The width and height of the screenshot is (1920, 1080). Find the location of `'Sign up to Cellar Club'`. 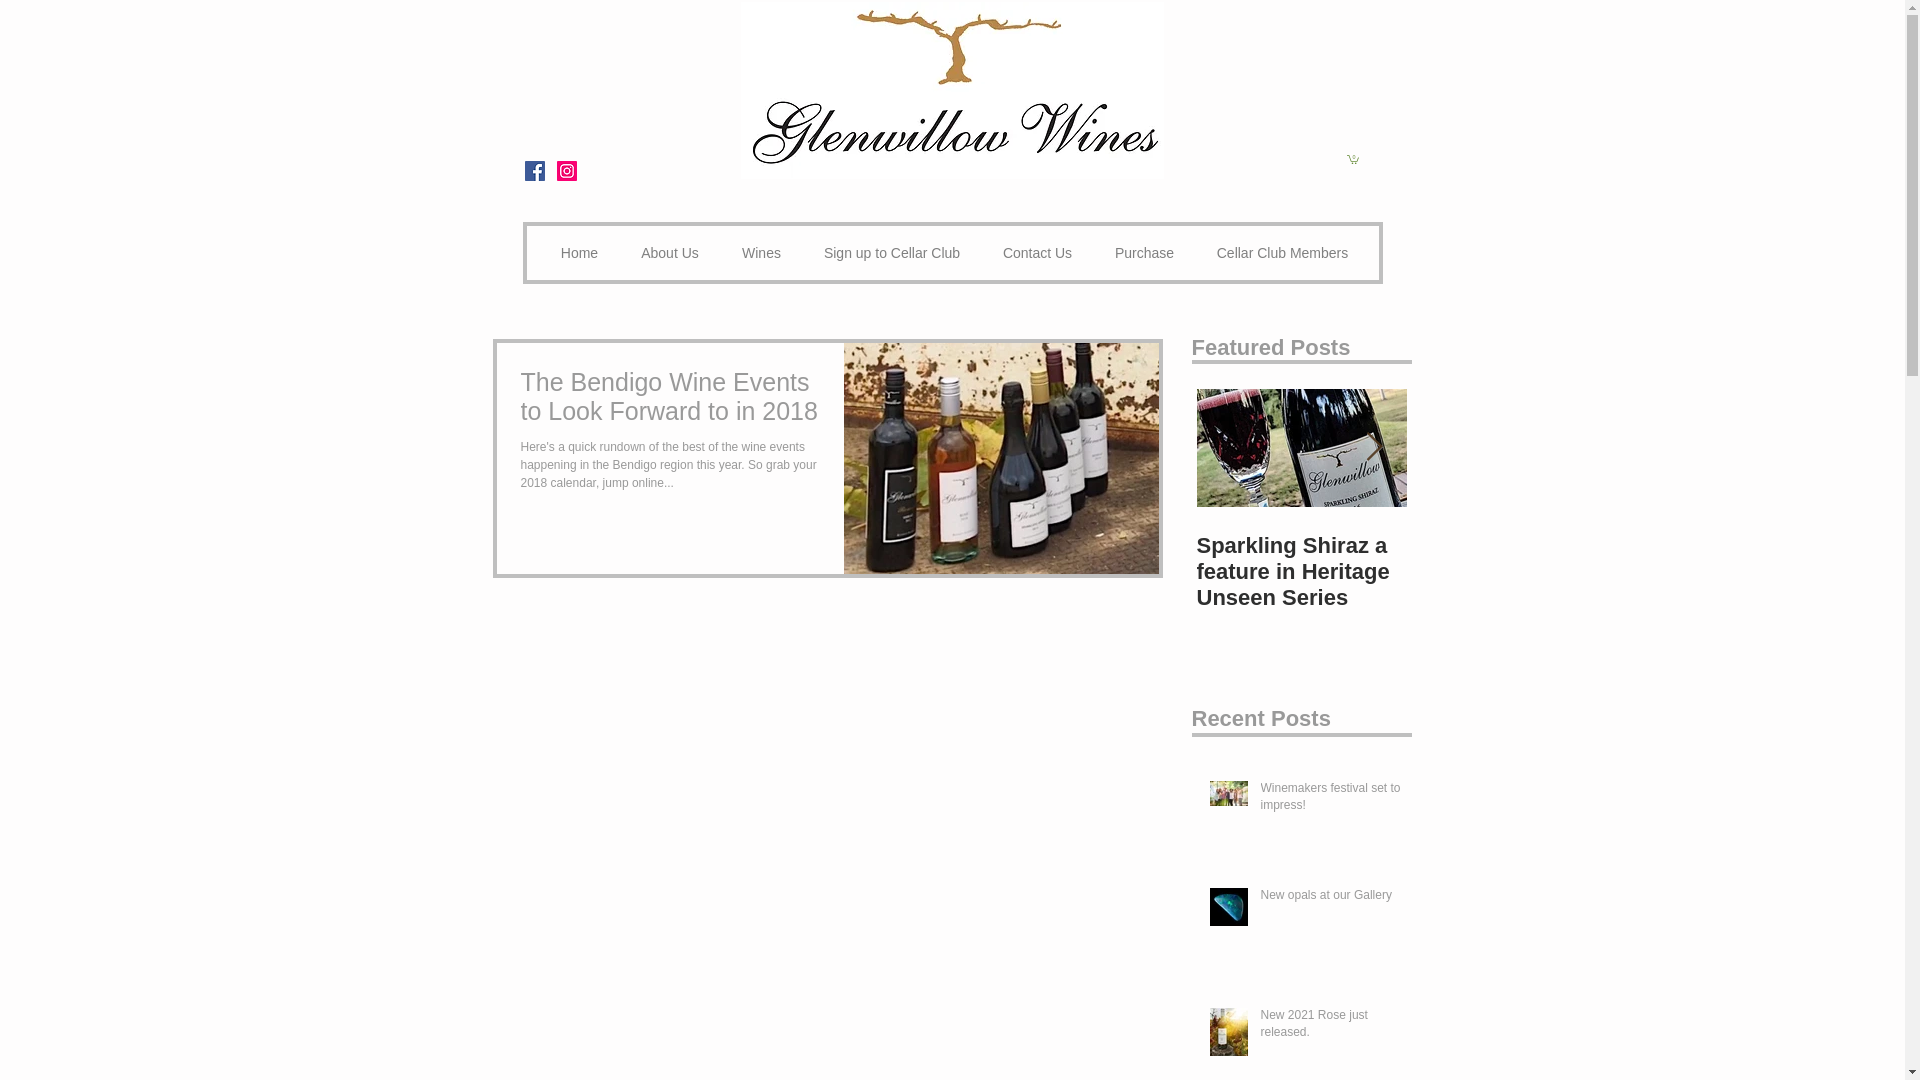

'Sign up to Cellar Club' is located at coordinates (890, 252).